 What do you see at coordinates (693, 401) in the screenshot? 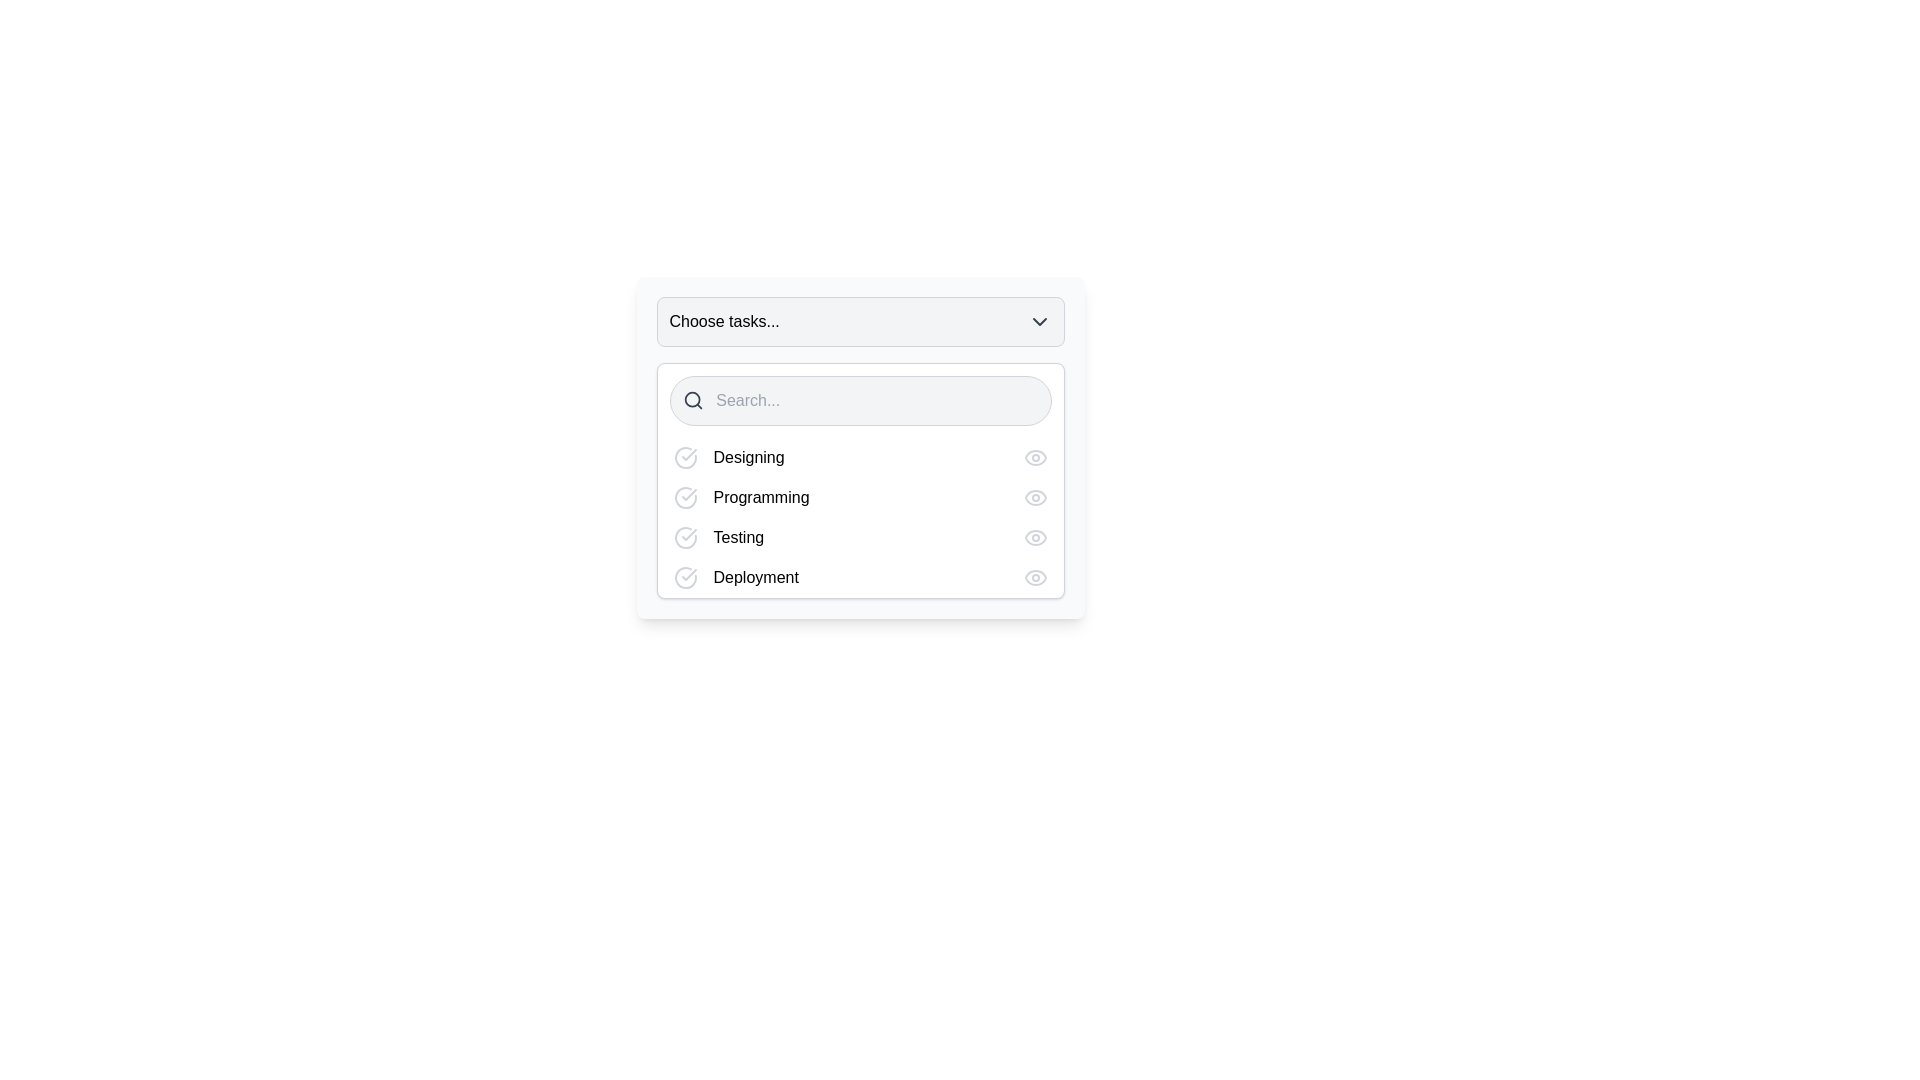
I see `the search icon represented by a gray magnifying glass located in the upper-left corner of the search bar` at bounding box center [693, 401].